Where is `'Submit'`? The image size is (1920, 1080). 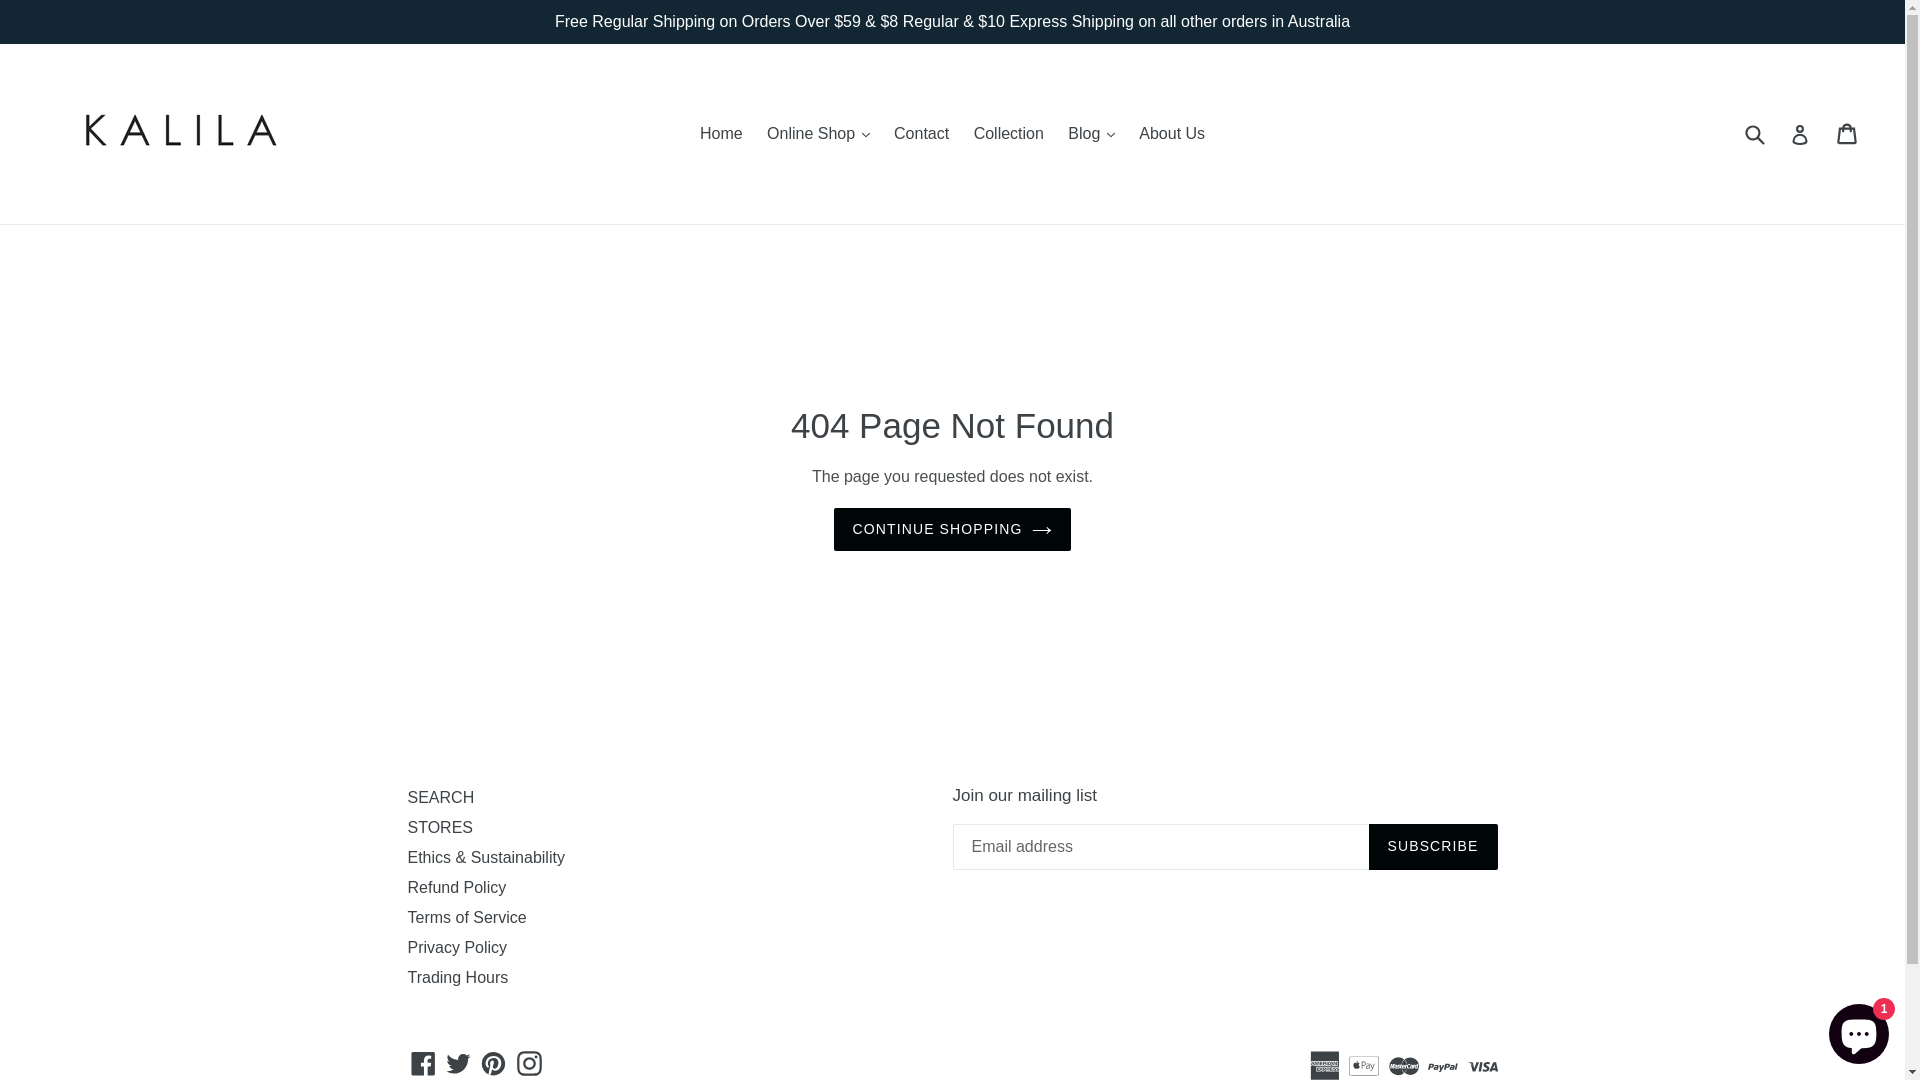 'Submit' is located at coordinates (1738, 133).